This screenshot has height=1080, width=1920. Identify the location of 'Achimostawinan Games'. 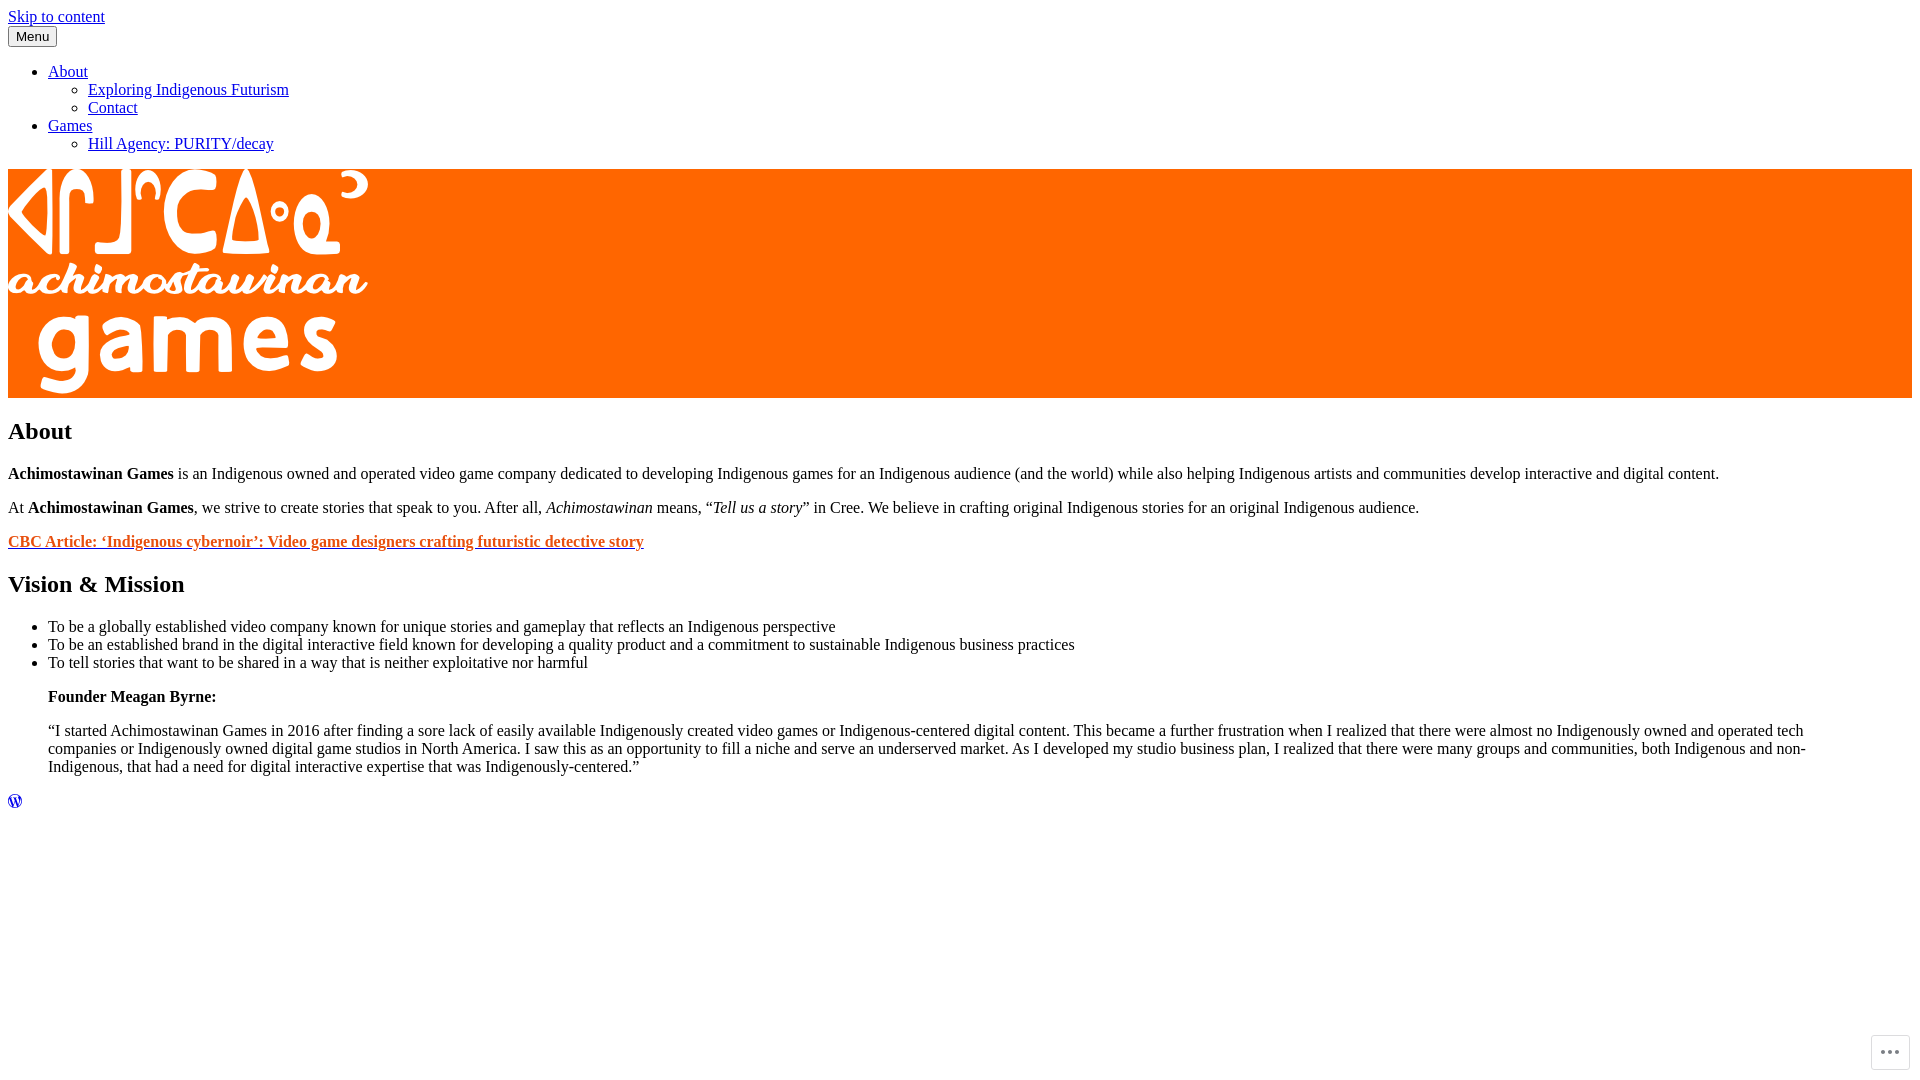
(85, 421).